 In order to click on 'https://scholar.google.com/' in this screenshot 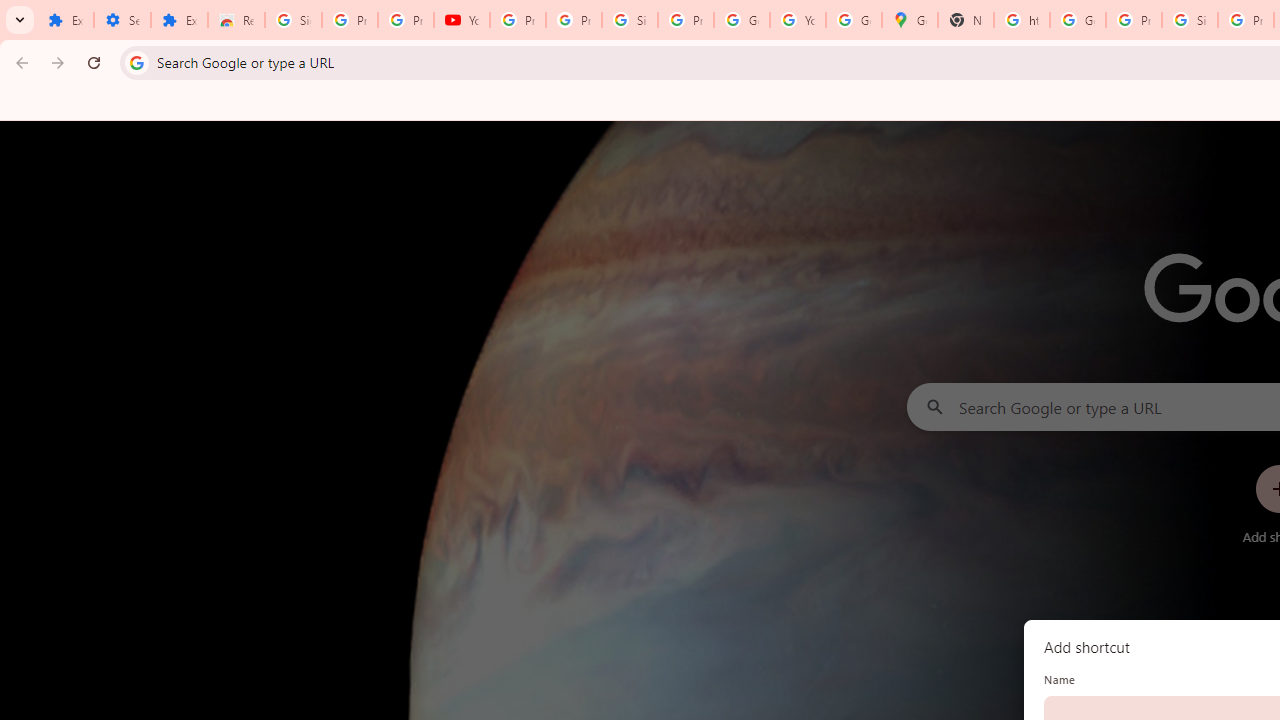, I will do `click(1022, 20)`.